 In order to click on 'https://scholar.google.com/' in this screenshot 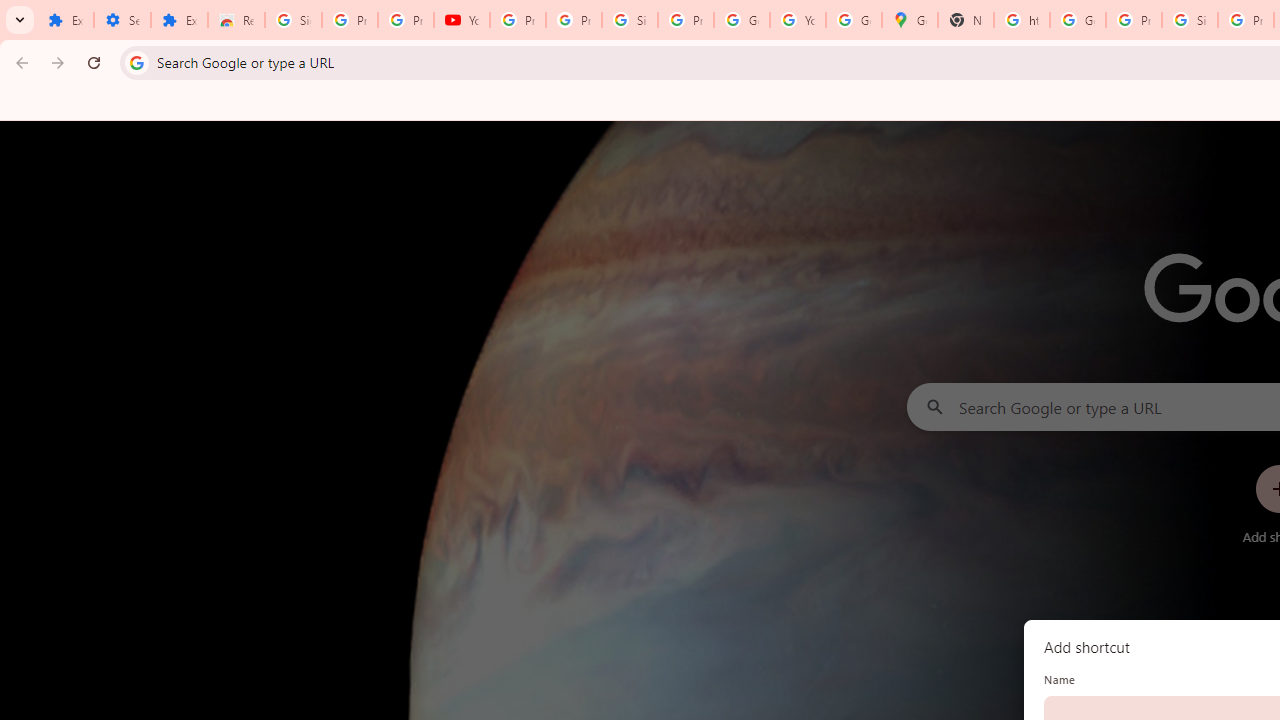, I will do `click(1022, 20)`.